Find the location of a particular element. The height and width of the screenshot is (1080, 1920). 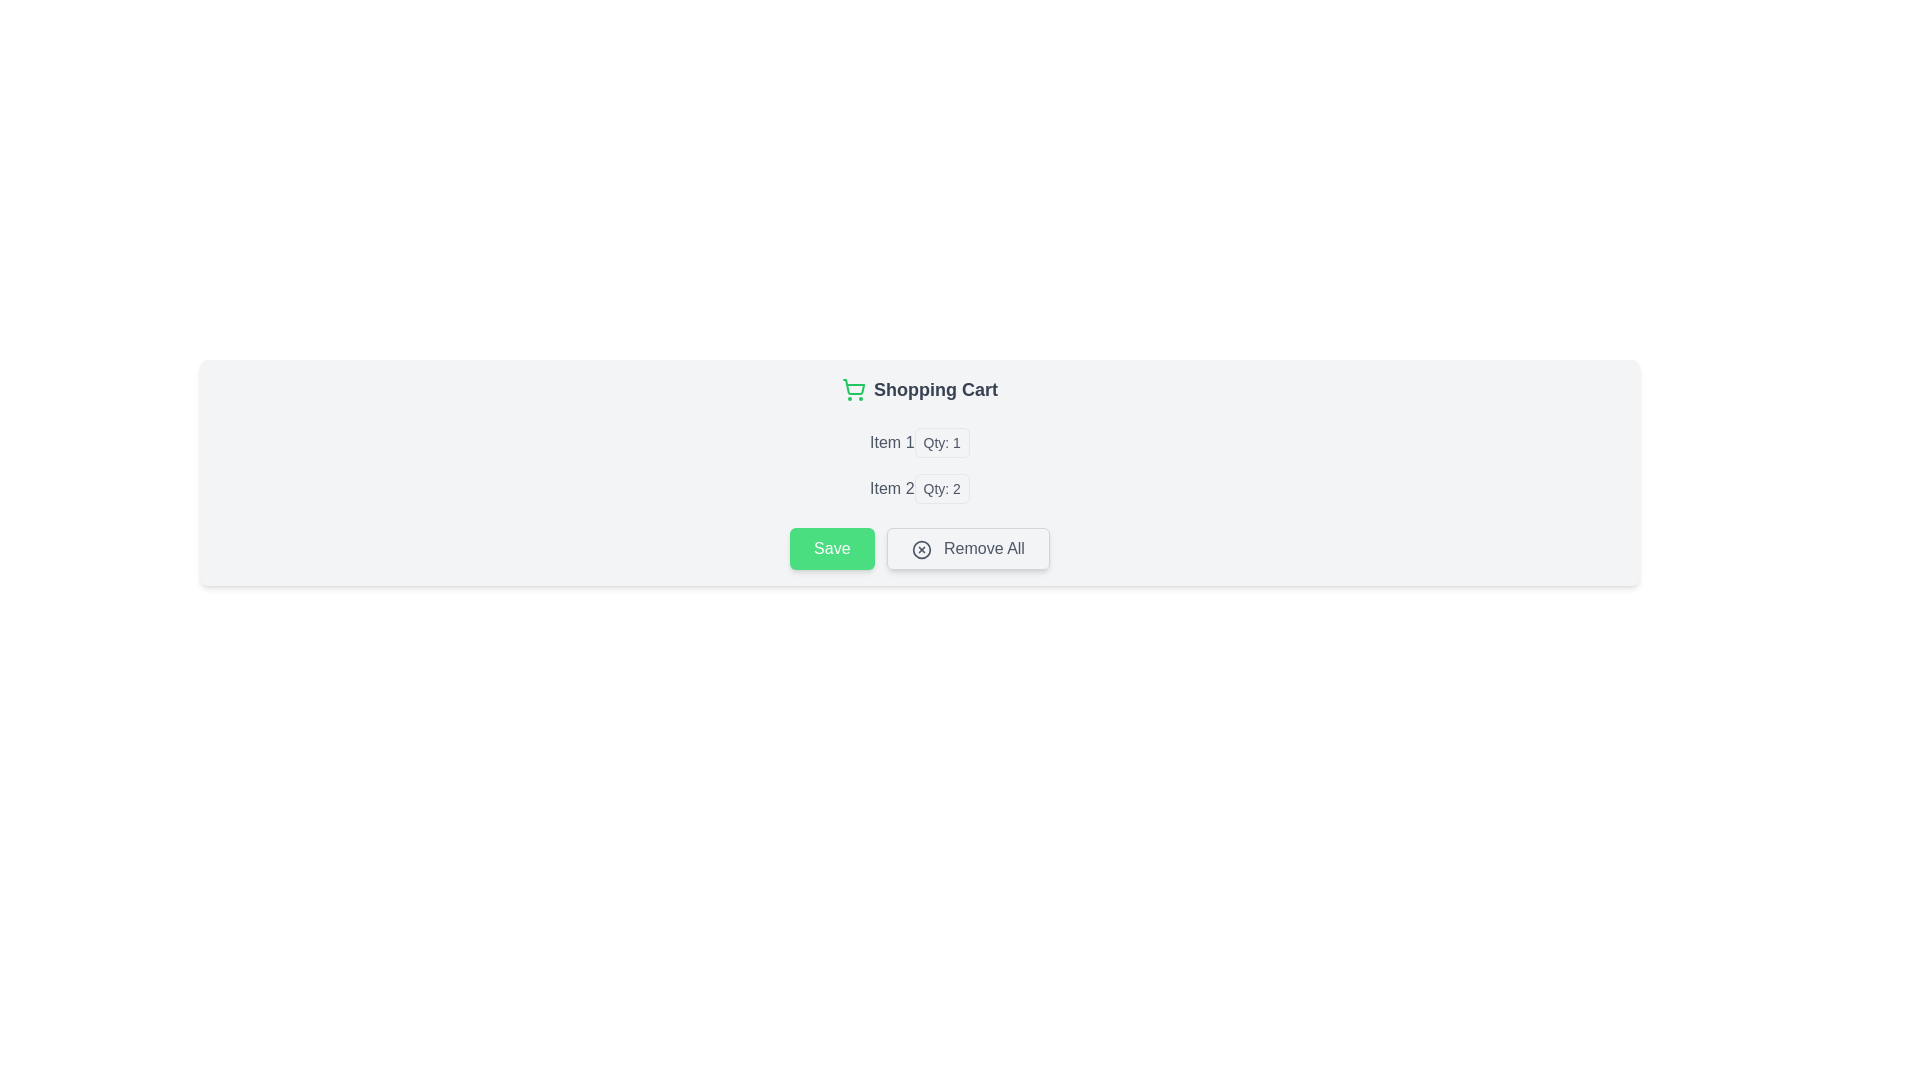

static text header labeled 'Shopping Cart', which is displayed in a bold font style and medium gray color, located in the upper section of the white area next to a green shopping cart icon is located at coordinates (935, 389).